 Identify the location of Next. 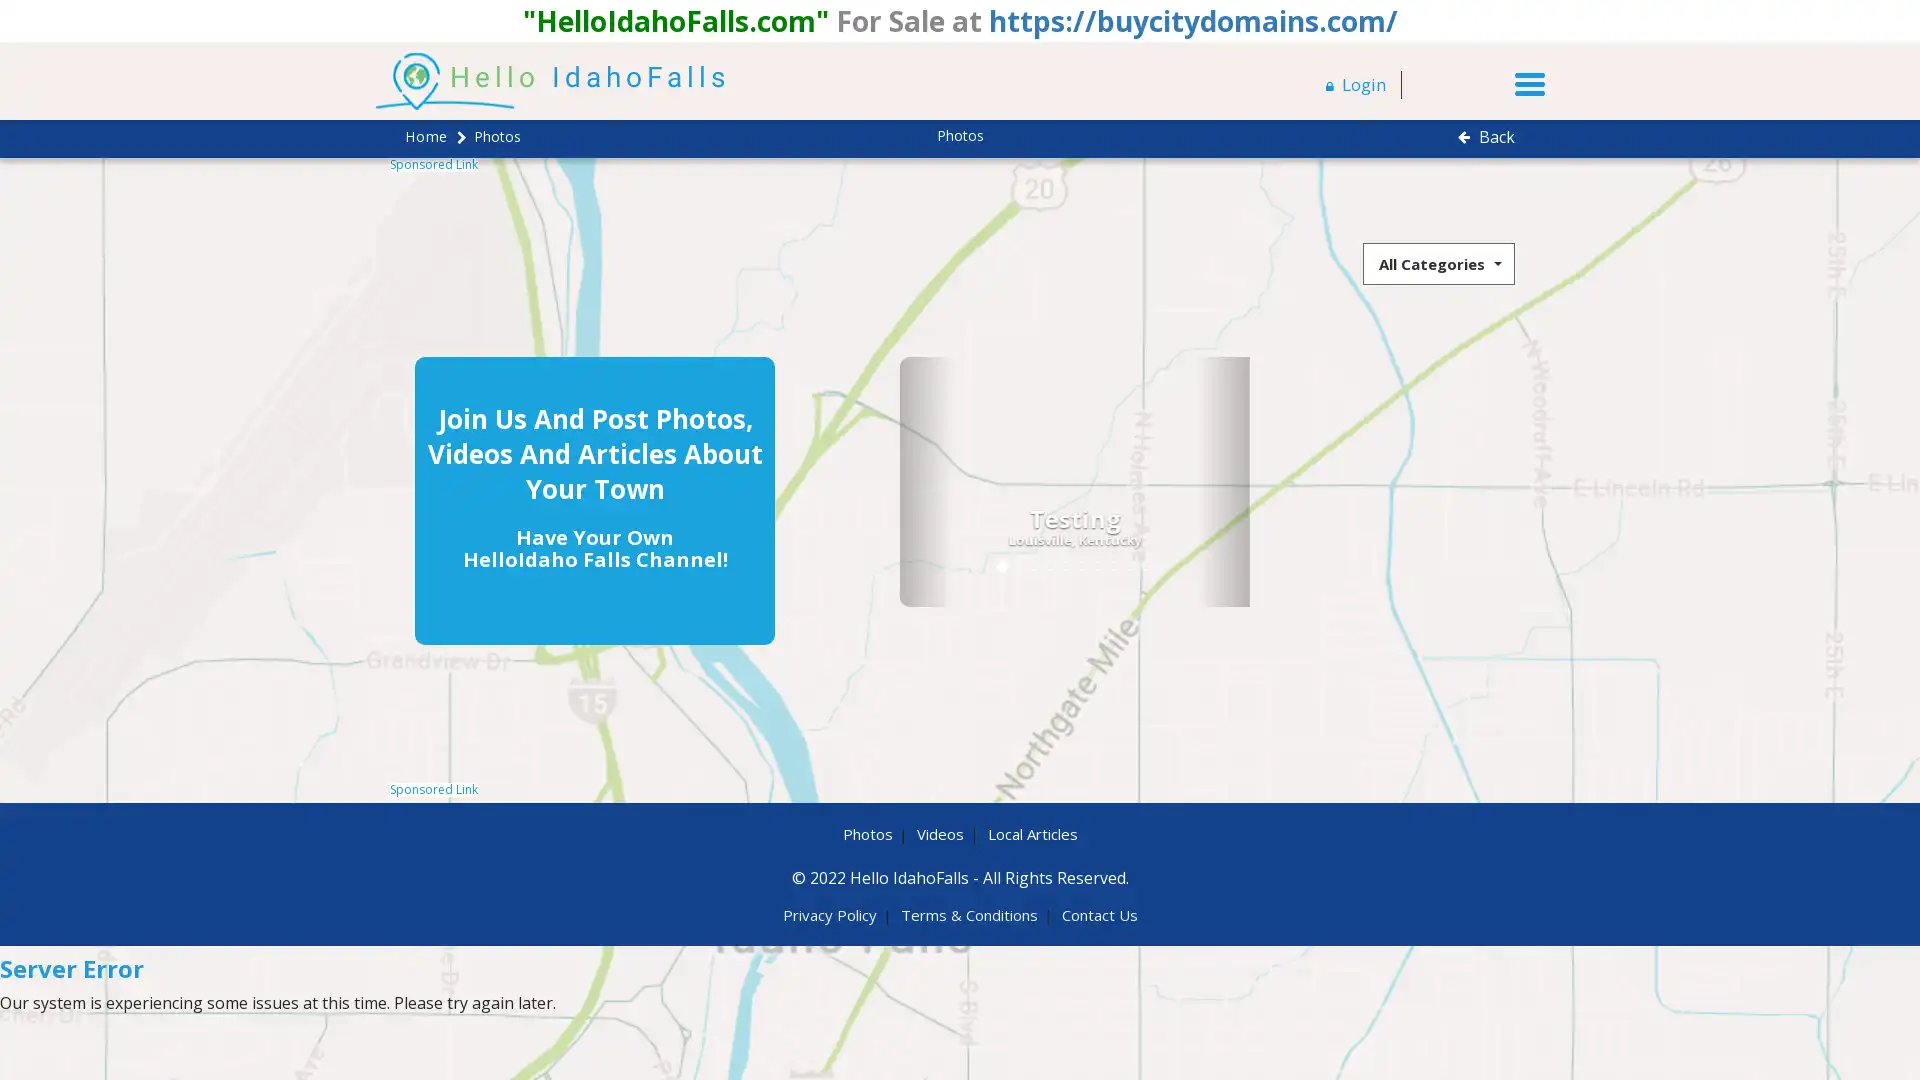
(1116, 481).